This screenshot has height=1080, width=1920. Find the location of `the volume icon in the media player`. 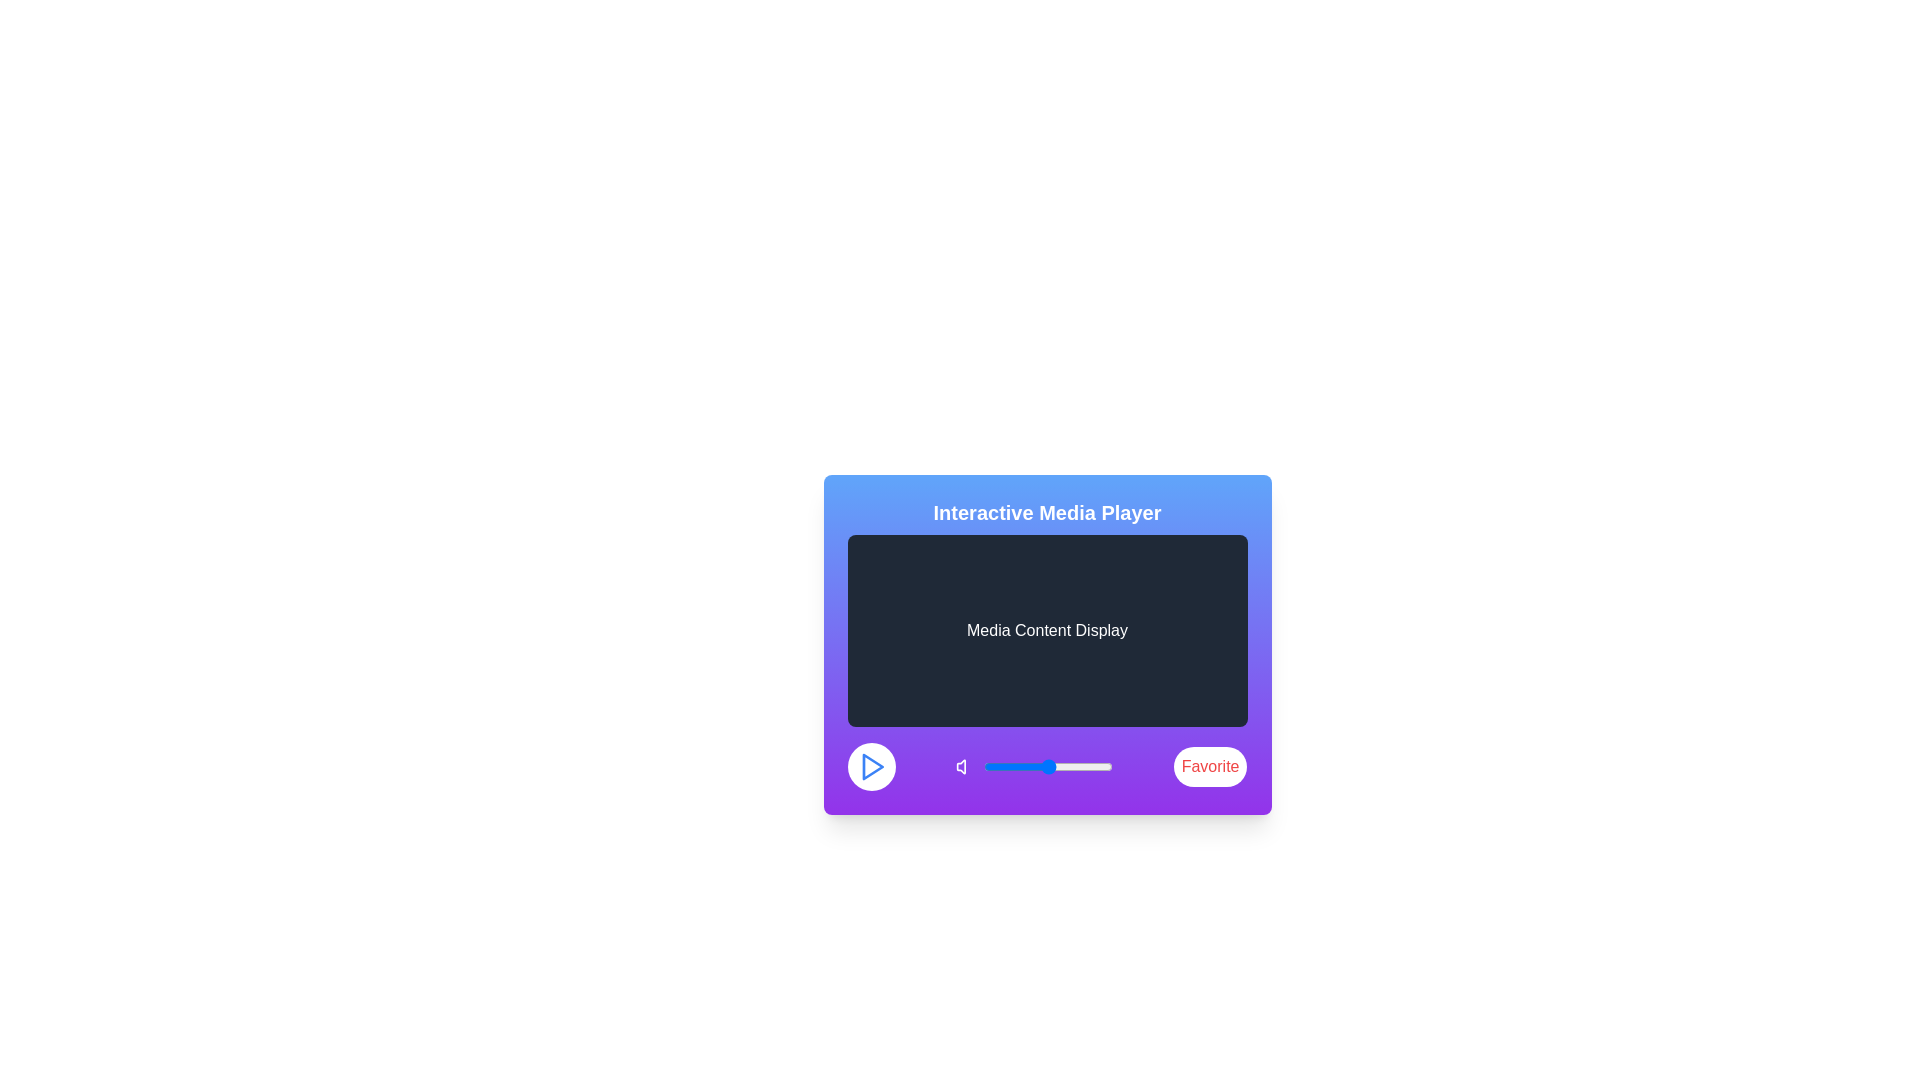

the volume icon in the media player is located at coordinates (966, 766).